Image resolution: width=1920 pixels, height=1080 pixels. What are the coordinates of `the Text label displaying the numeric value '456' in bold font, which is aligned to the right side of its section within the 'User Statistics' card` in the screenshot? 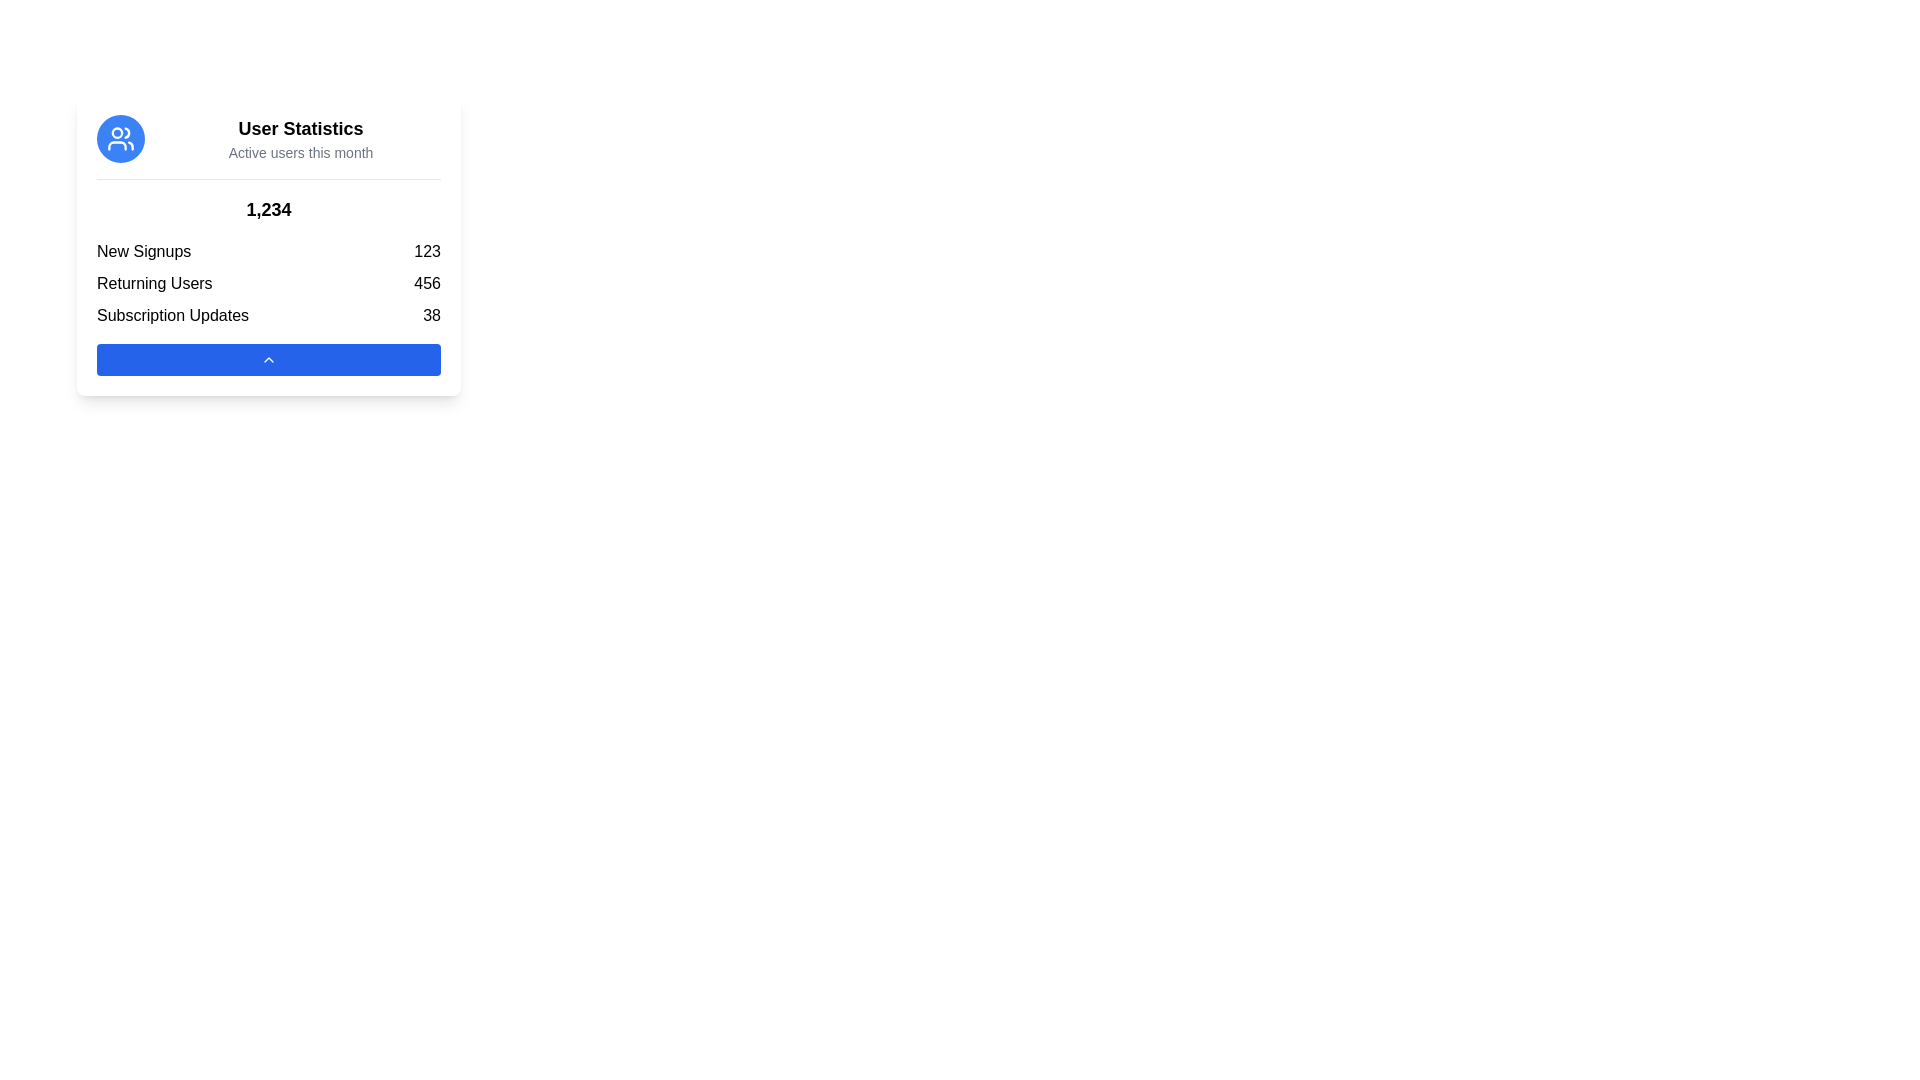 It's located at (426, 284).